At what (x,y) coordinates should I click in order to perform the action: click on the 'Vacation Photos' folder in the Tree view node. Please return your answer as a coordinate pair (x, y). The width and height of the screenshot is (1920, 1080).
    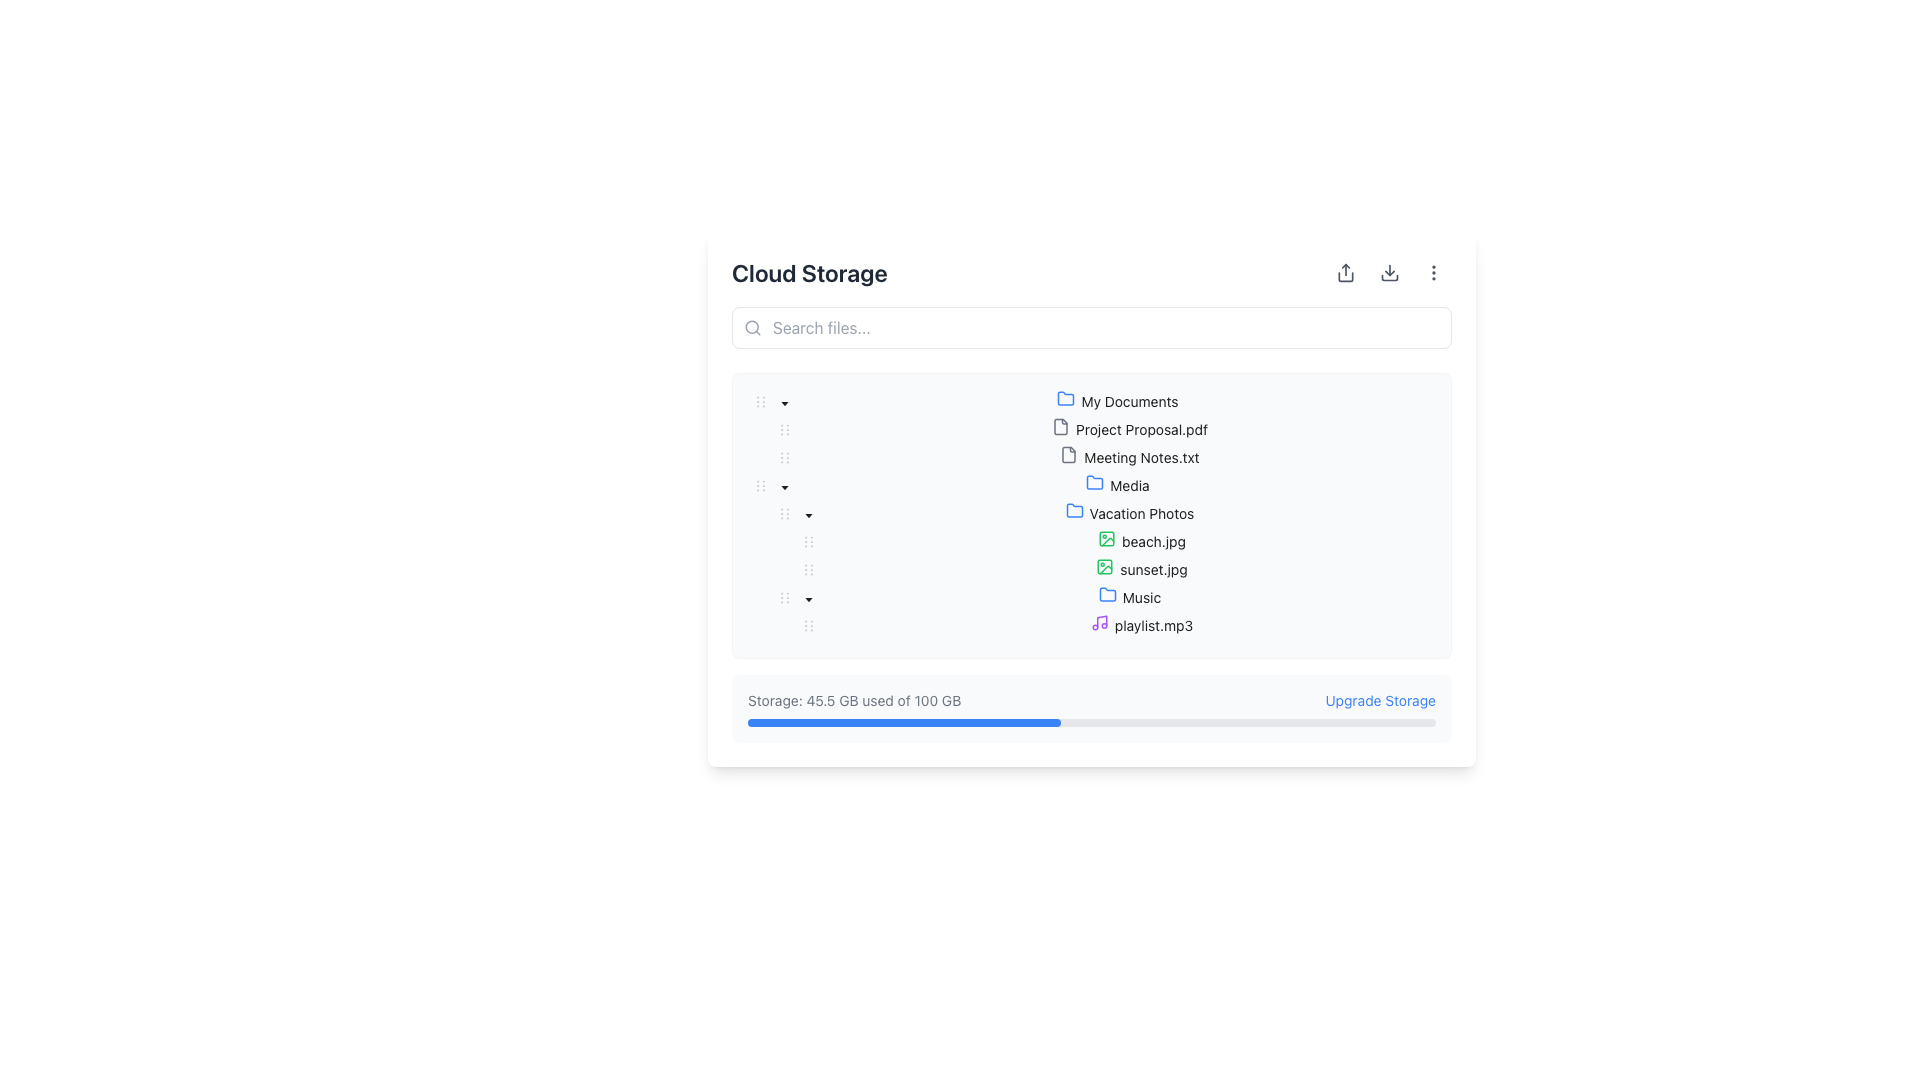
    Looking at the image, I should click on (1129, 512).